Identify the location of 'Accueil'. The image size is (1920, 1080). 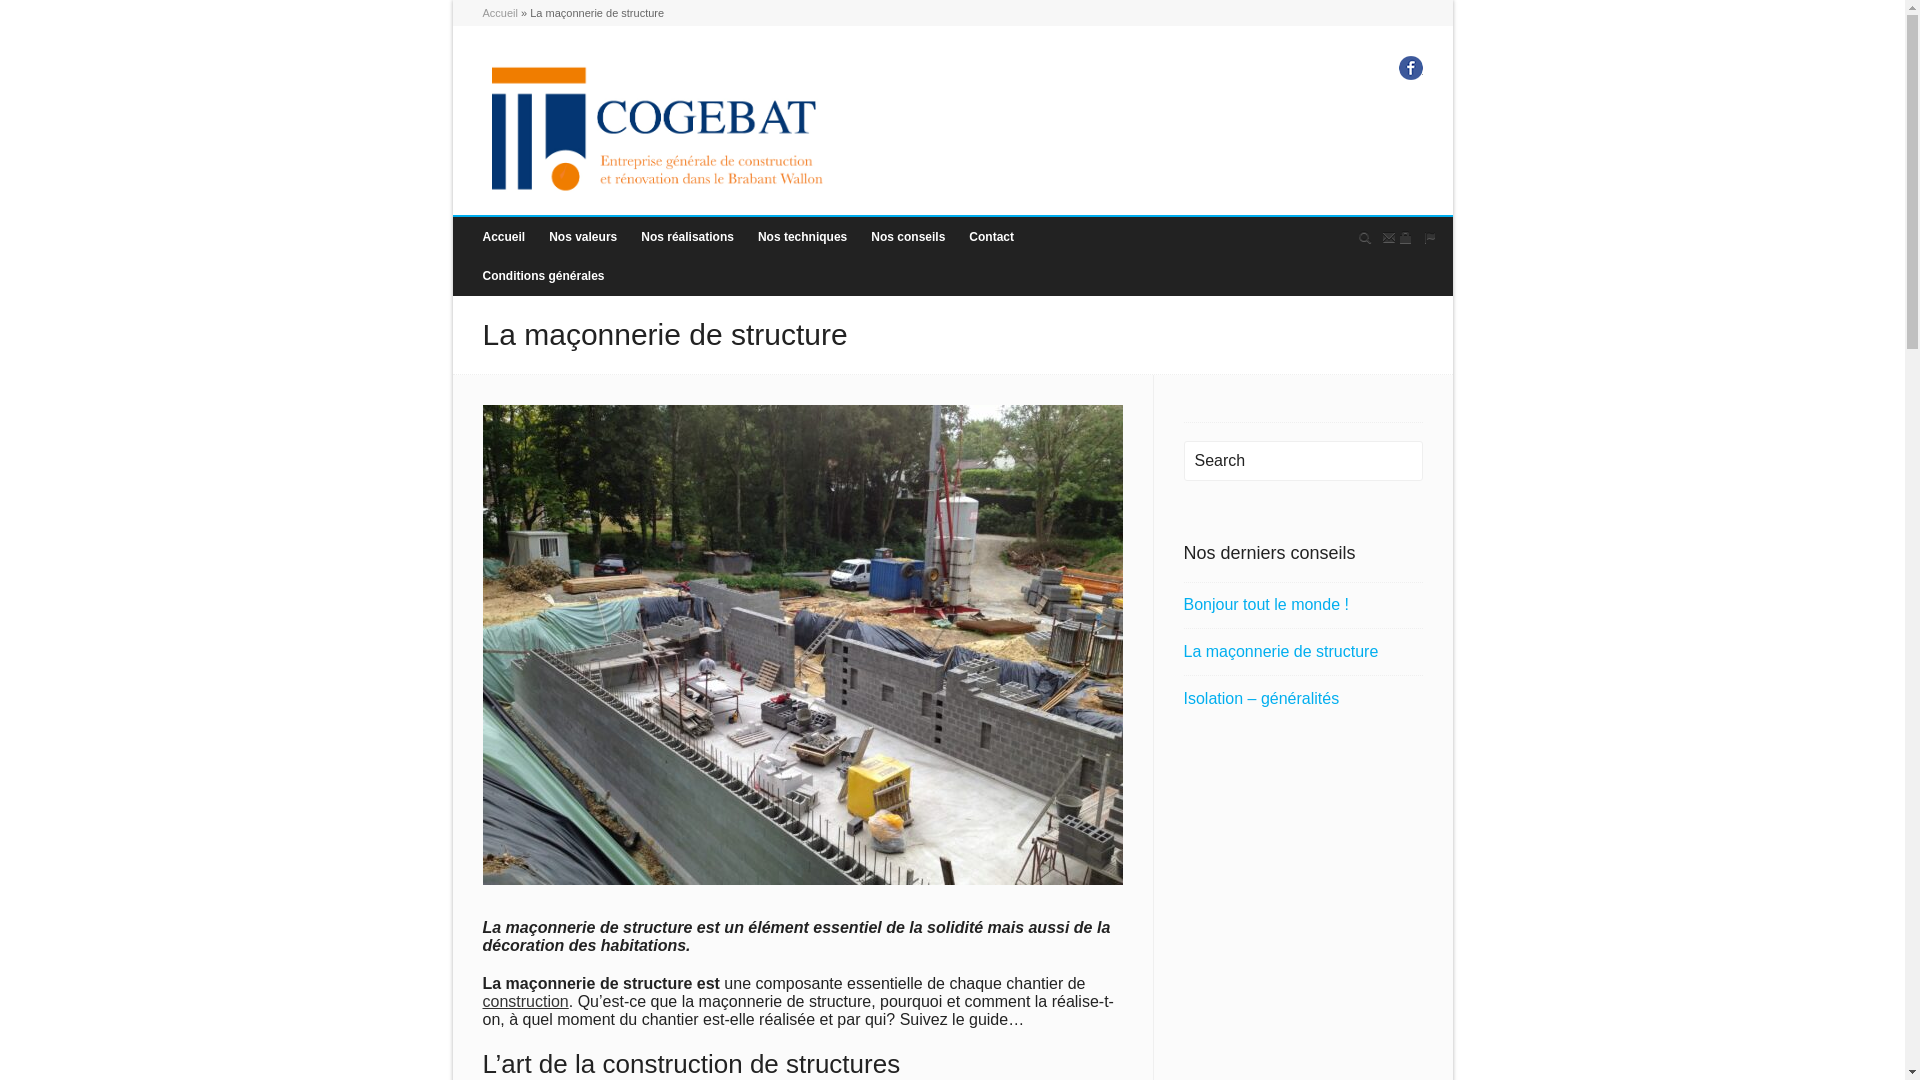
(499, 12).